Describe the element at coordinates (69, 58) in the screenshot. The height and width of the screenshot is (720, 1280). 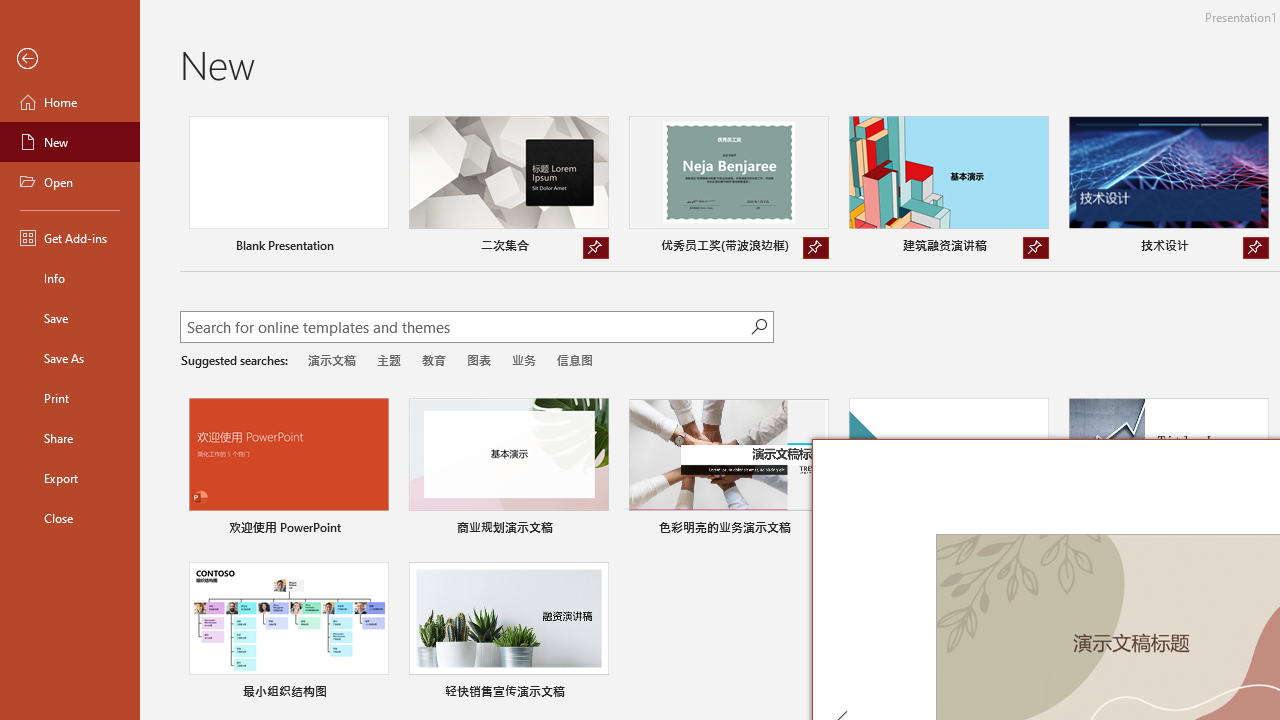
I see `'Back'` at that location.